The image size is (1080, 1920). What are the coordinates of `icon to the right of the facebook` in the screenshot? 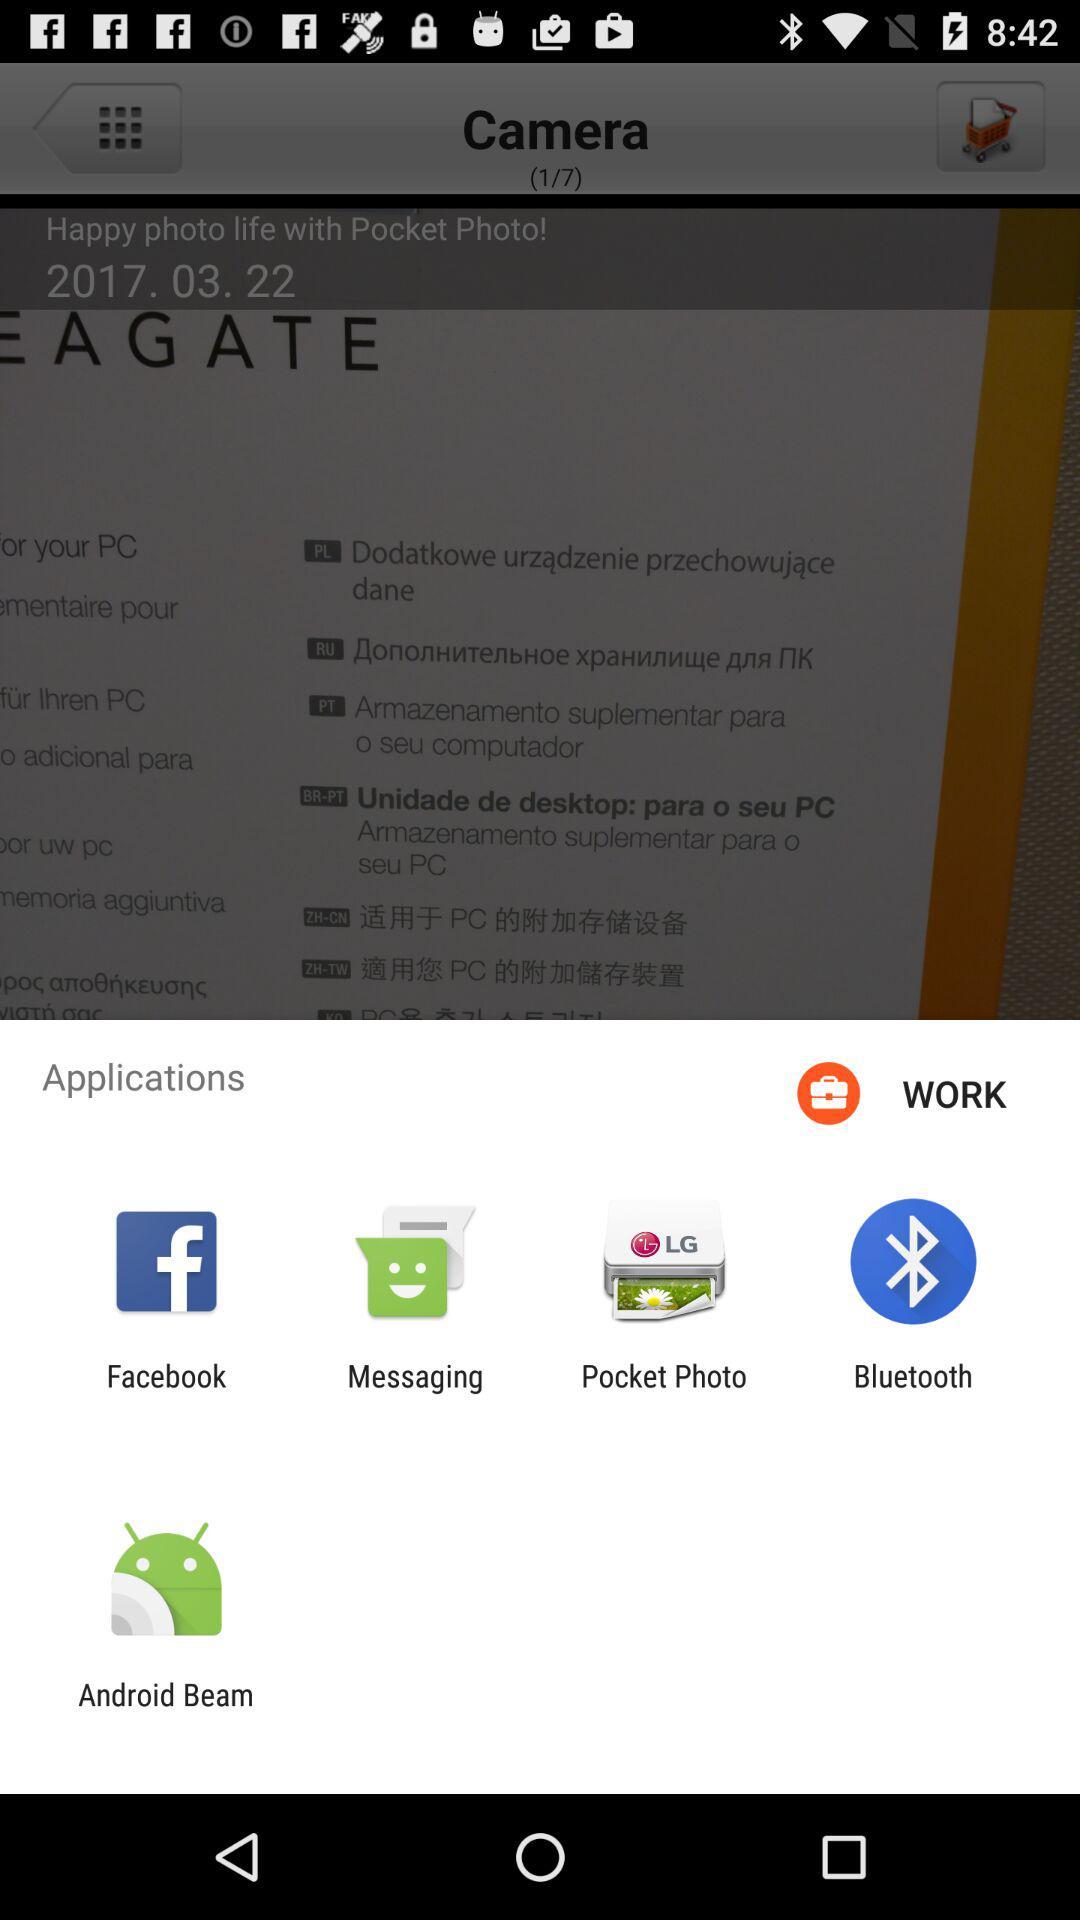 It's located at (414, 1392).